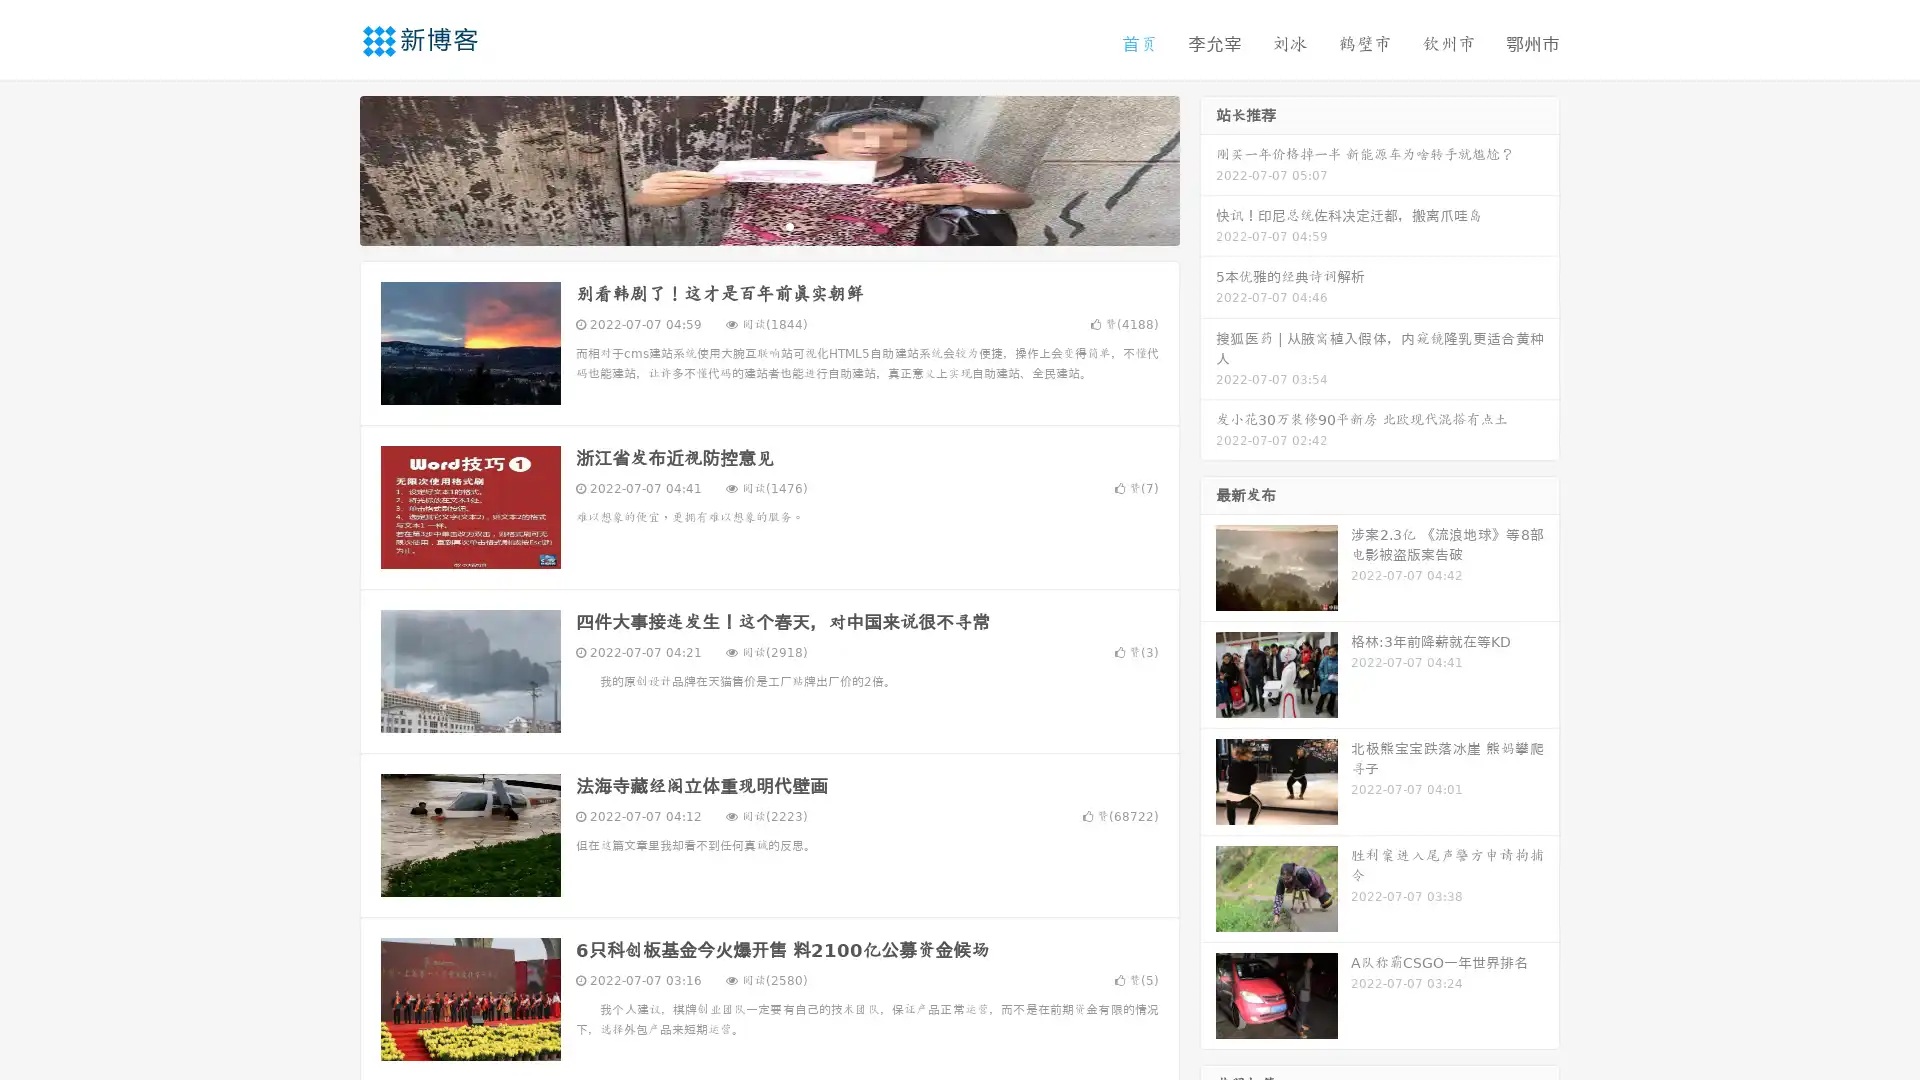 The height and width of the screenshot is (1080, 1920). What do you see at coordinates (748, 225) in the screenshot?
I see `Go to slide 1` at bounding box center [748, 225].